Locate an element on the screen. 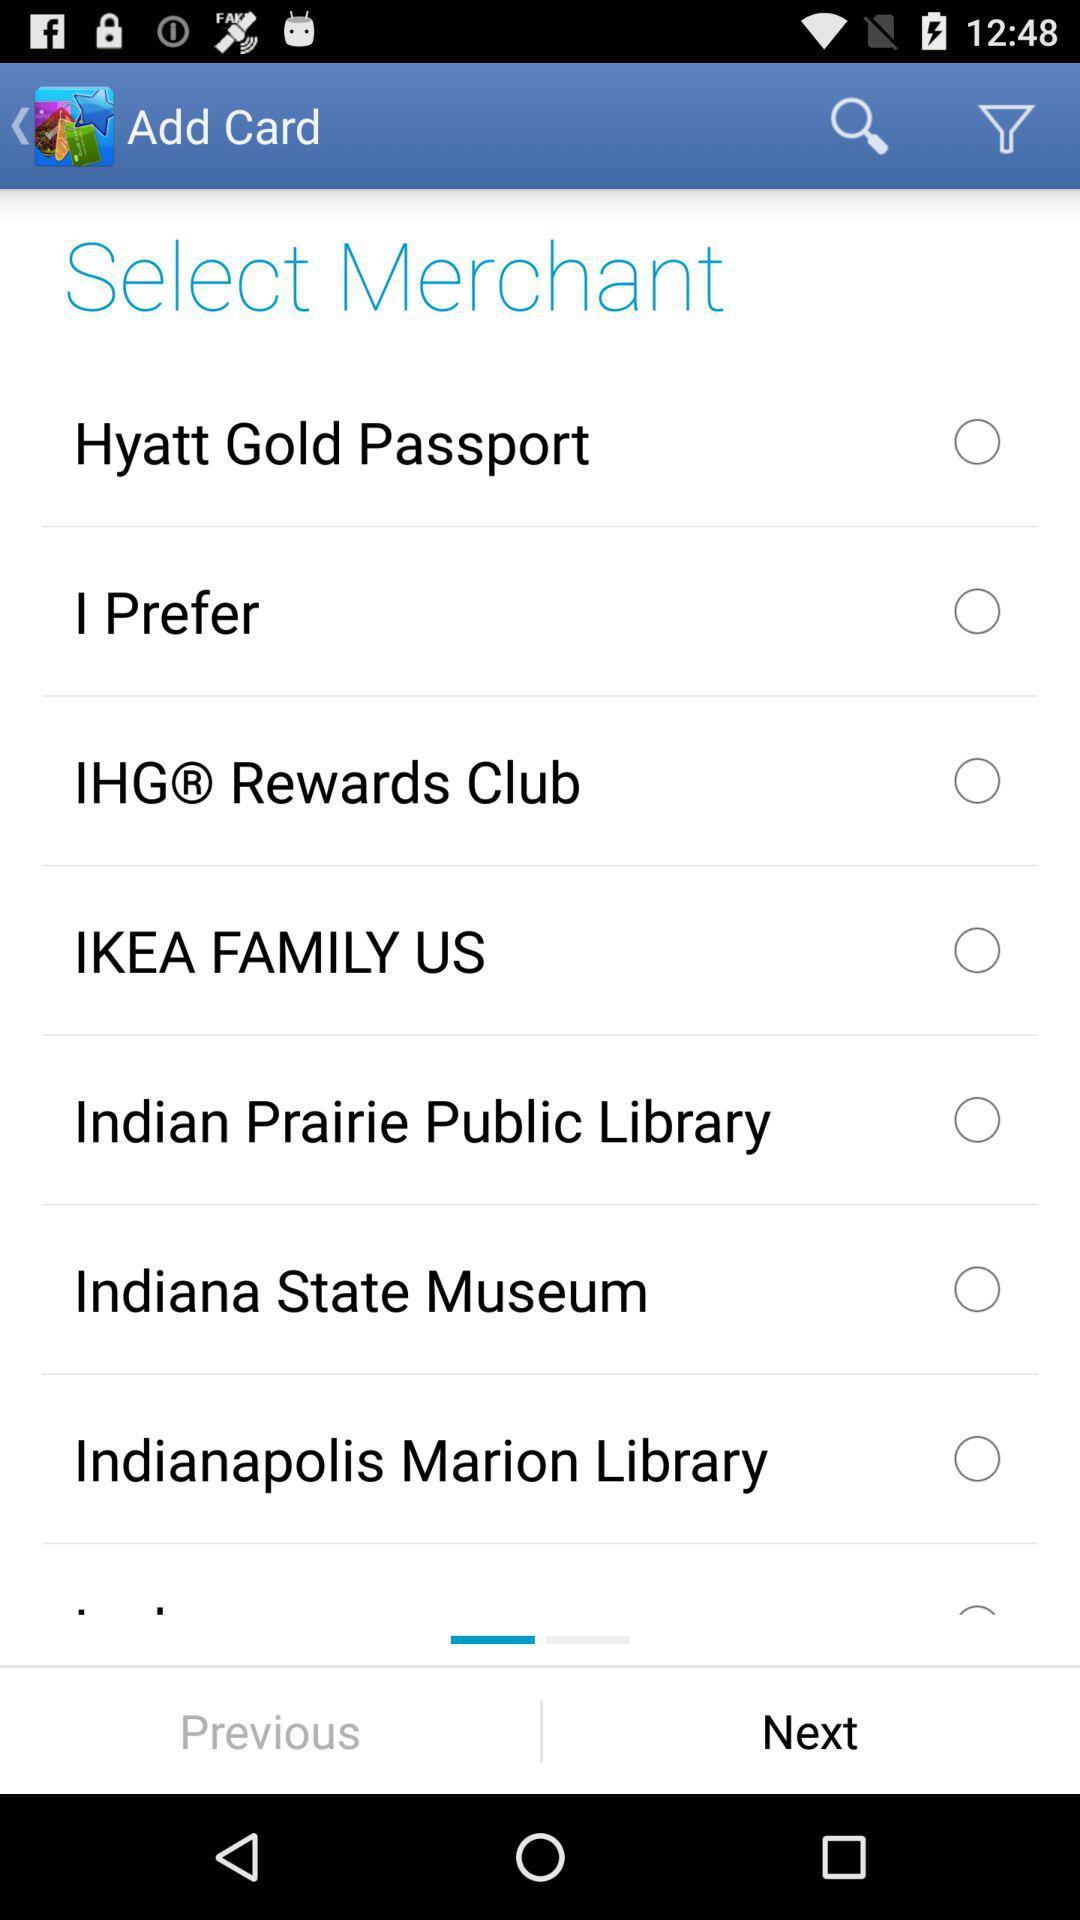 The image size is (1080, 1920). the checkbox below the i prefer is located at coordinates (540, 779).